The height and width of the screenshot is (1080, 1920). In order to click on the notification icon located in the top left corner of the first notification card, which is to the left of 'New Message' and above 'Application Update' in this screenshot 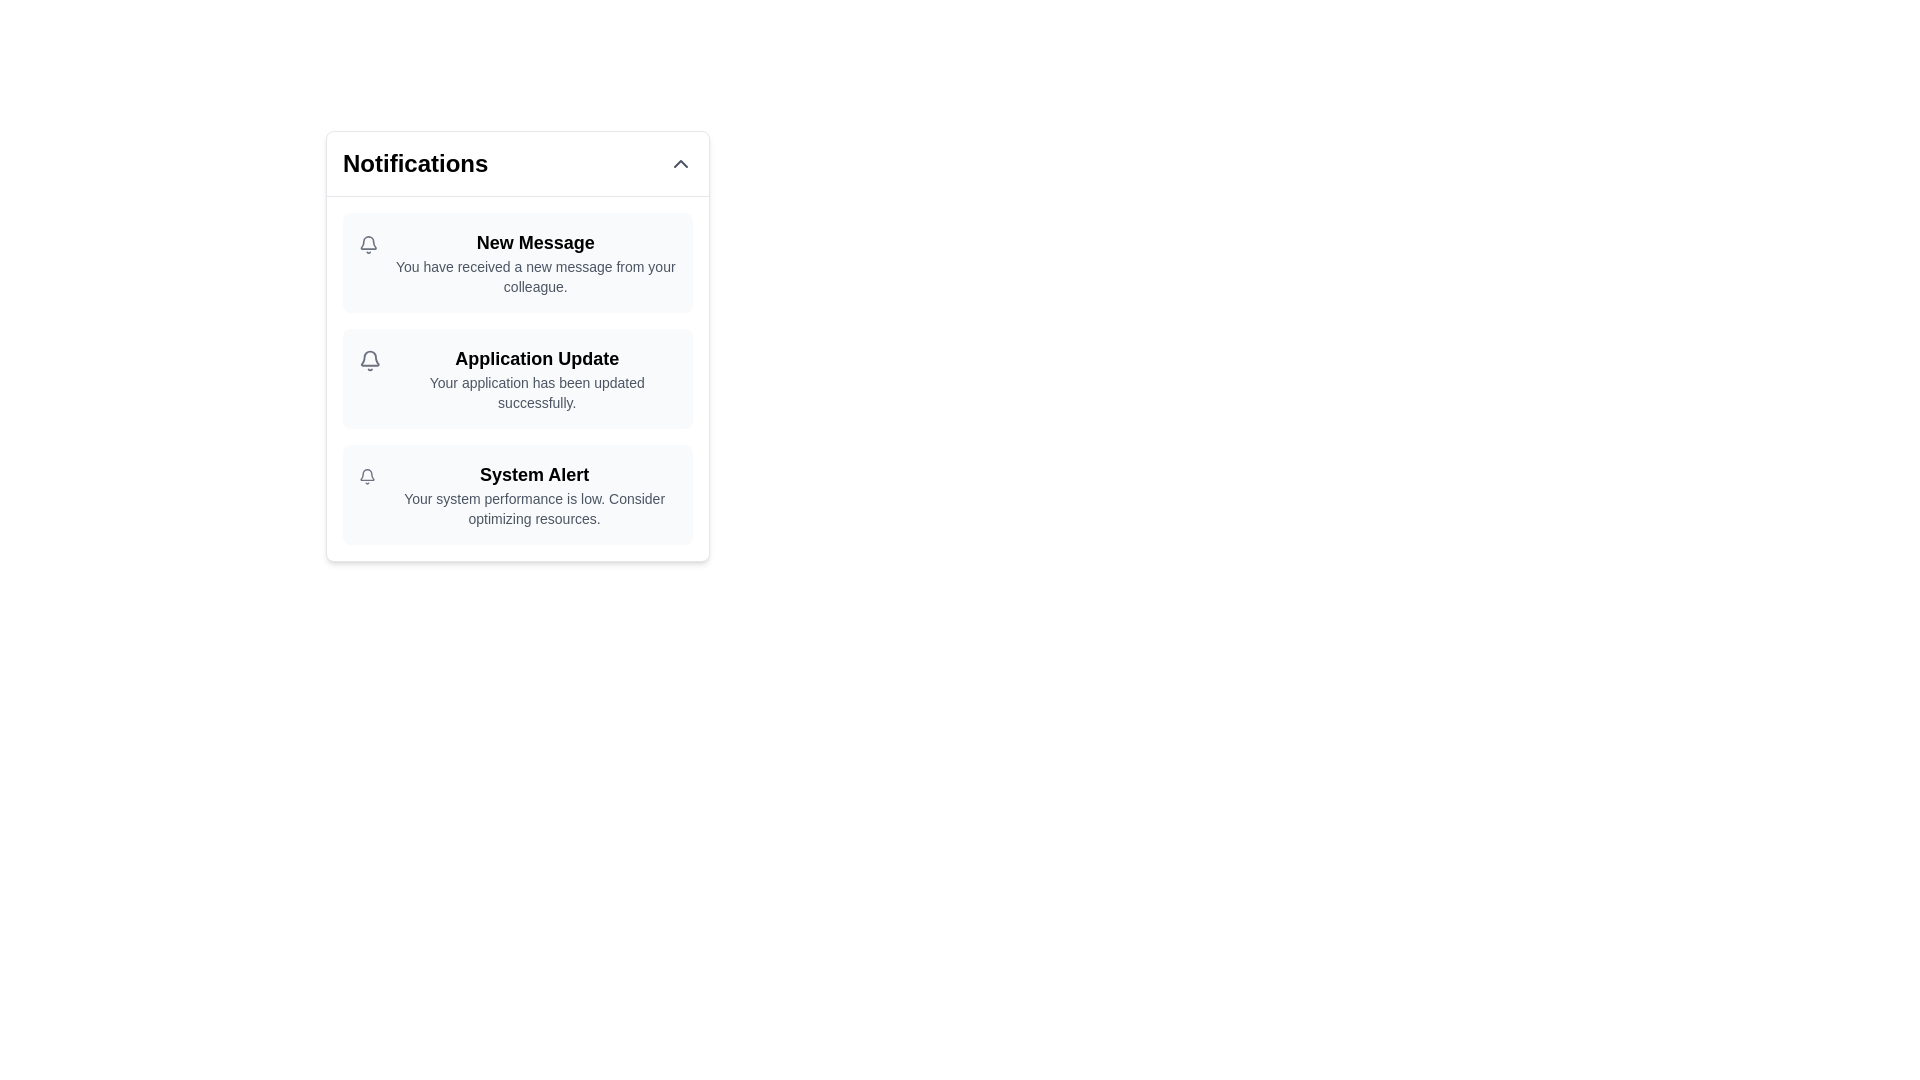, I will do `click(368, 244)`.